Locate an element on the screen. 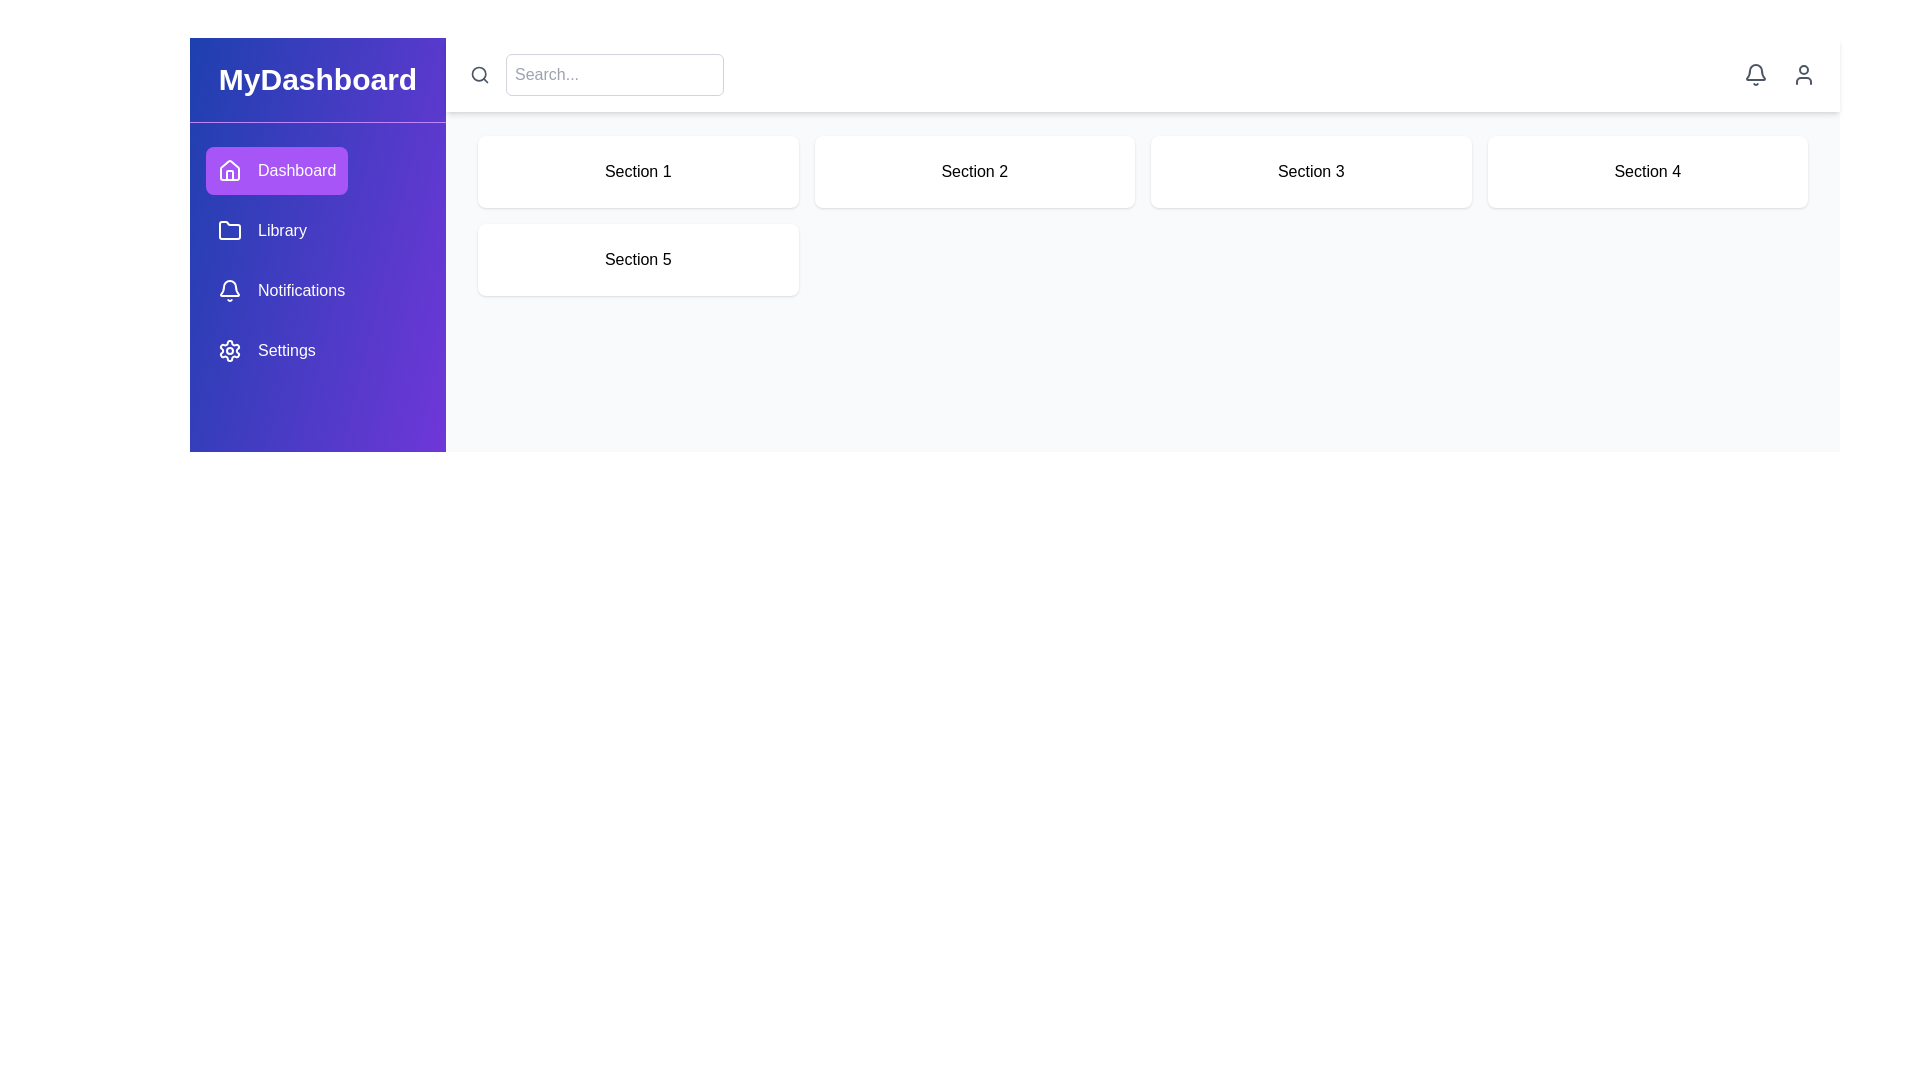 This screenshot has height=1080, width=1920. the Text header in the top-left section of the vertical sidebar, which serves as the title for the sidebar navigation is located at coordinates (316, 79).